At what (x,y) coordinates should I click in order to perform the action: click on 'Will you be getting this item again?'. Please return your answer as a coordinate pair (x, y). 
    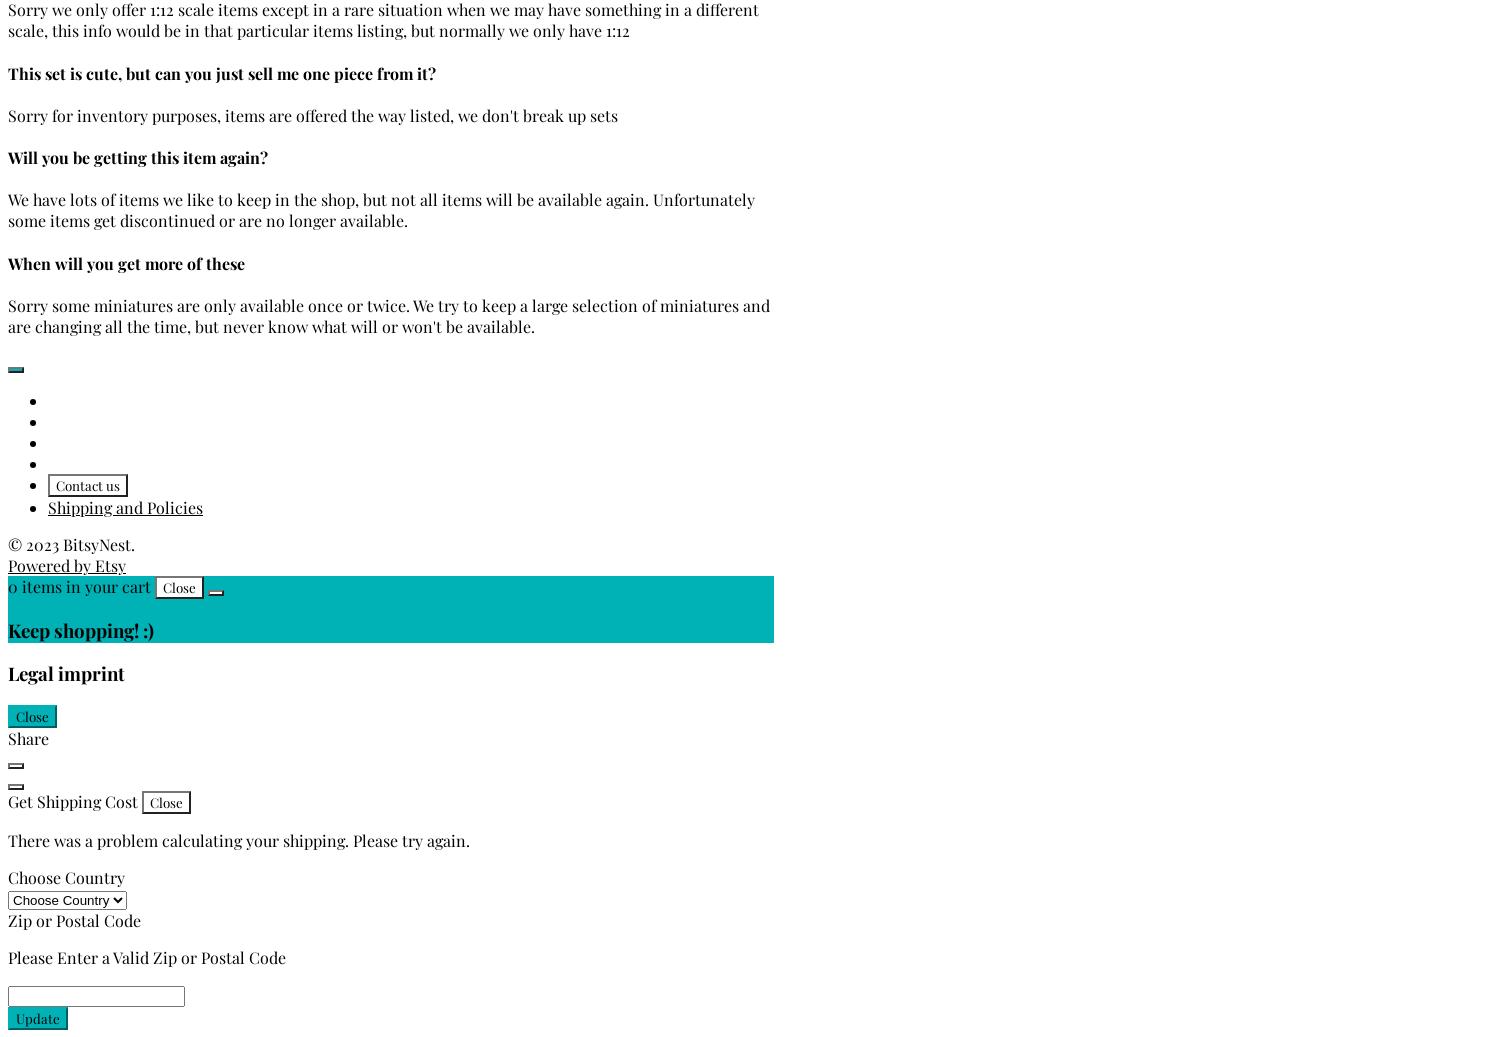
    Looking at the image, I should click on (7, 156).